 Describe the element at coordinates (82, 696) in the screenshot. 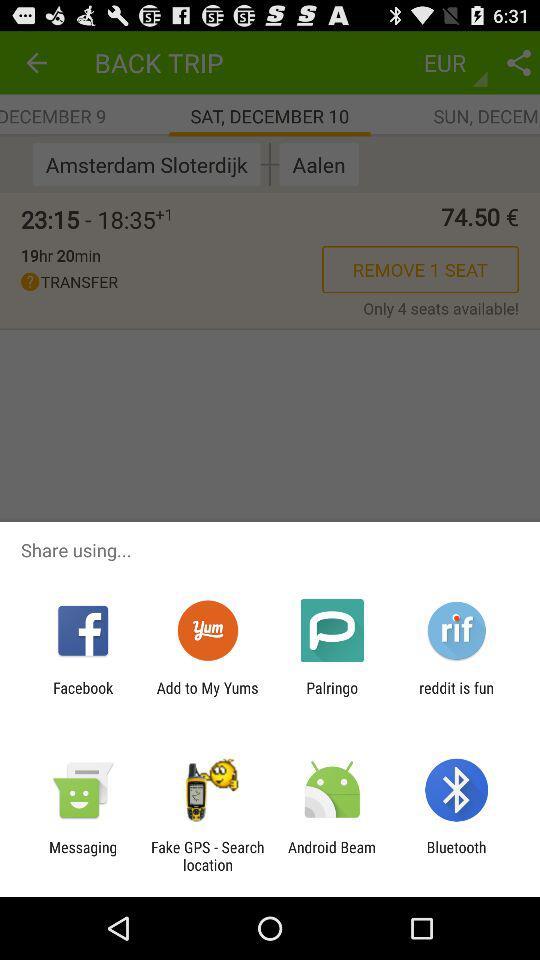

I see `facebook app` at that location.